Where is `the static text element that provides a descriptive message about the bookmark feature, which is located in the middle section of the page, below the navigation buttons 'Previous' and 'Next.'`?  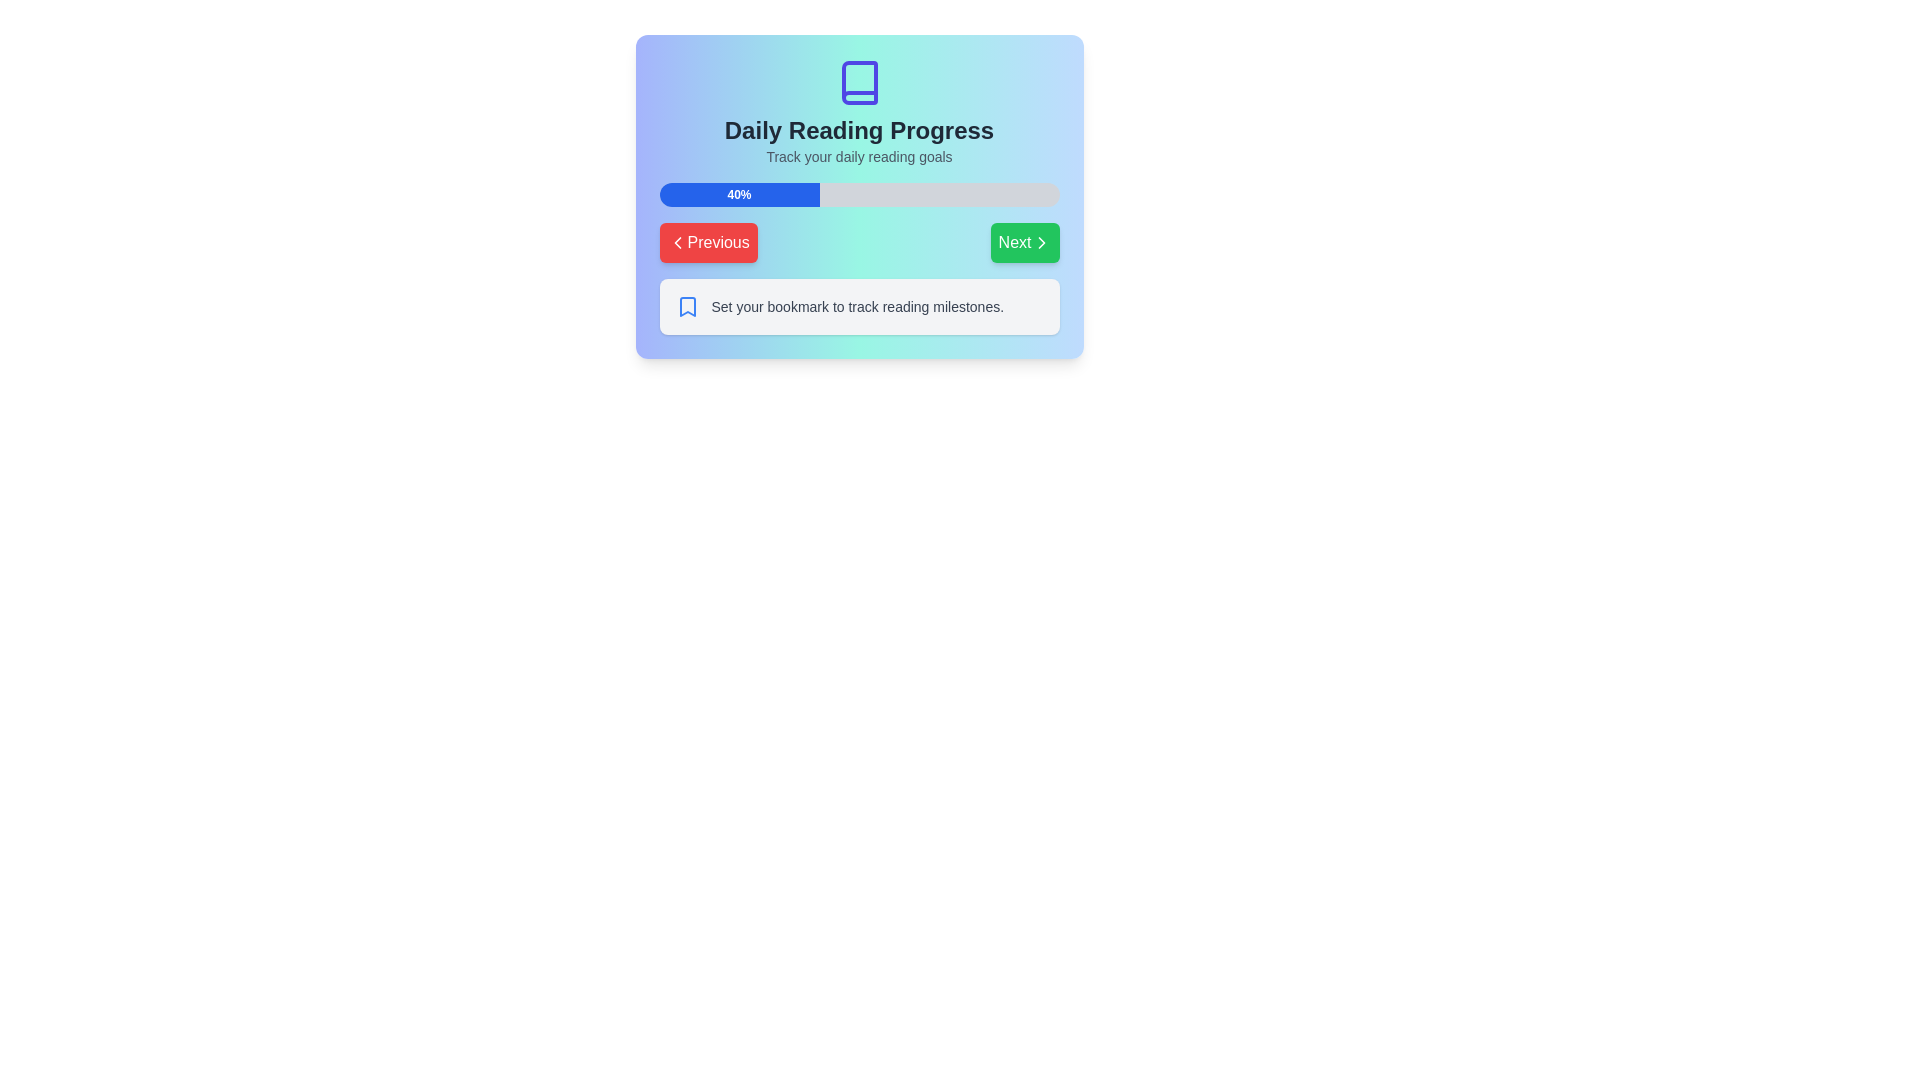 the static text element that provides a descriptive message about the bookmark feature, which is located in the middle section of the page, below the navigation buttons 'Previous' and 'Next.' is located at coordinates (857, 307).